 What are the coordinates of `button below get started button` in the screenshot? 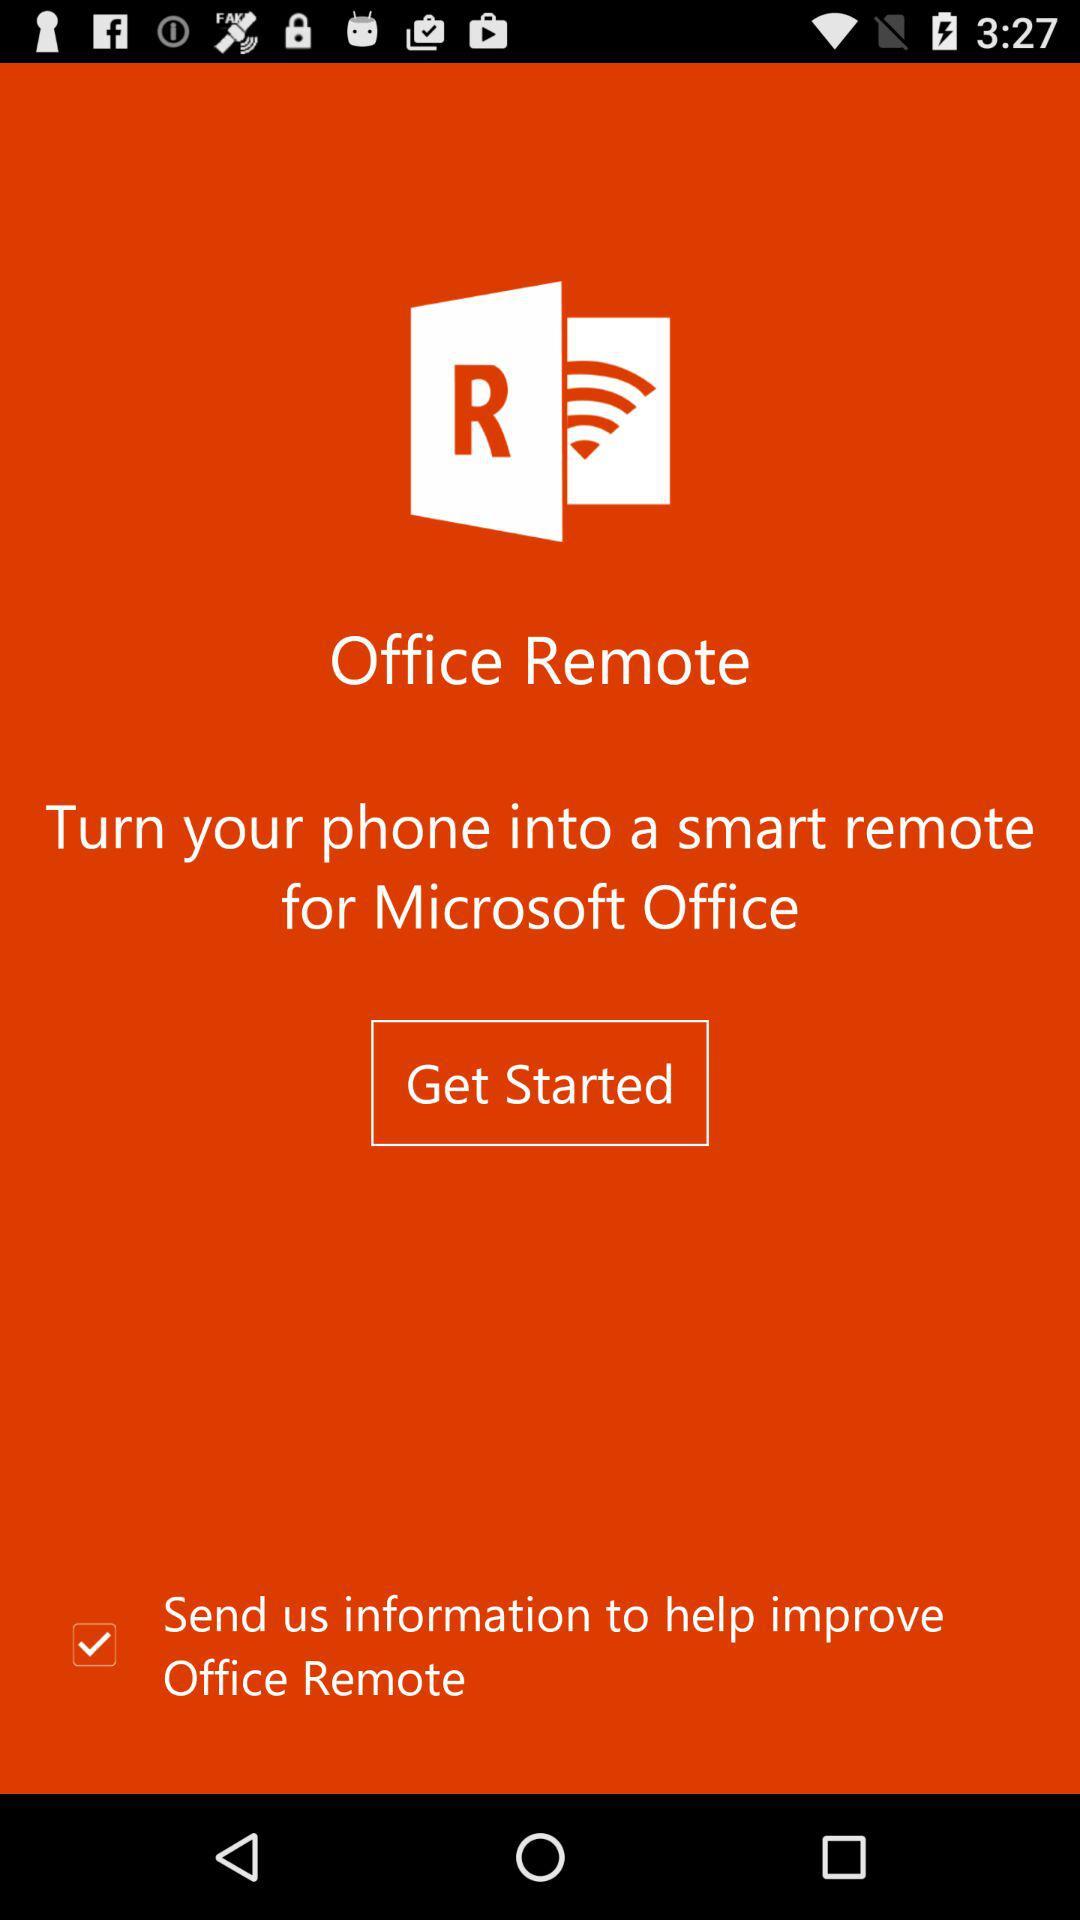 It's located at (540, 1645).